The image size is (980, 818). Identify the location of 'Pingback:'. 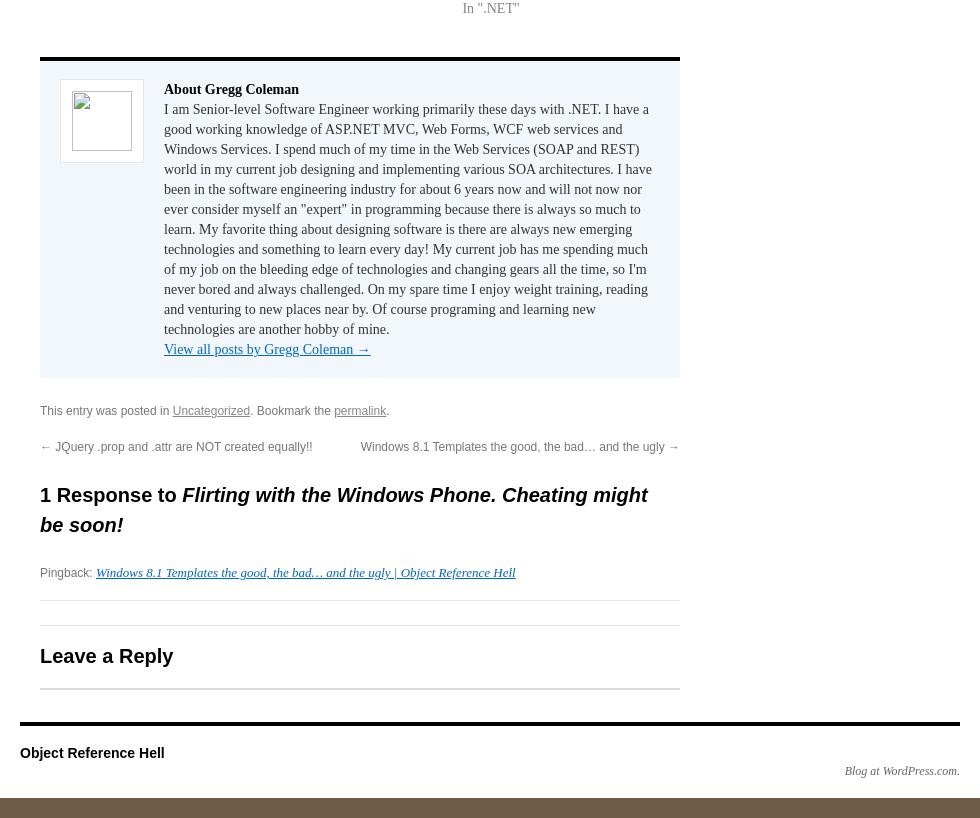
(68, 572).